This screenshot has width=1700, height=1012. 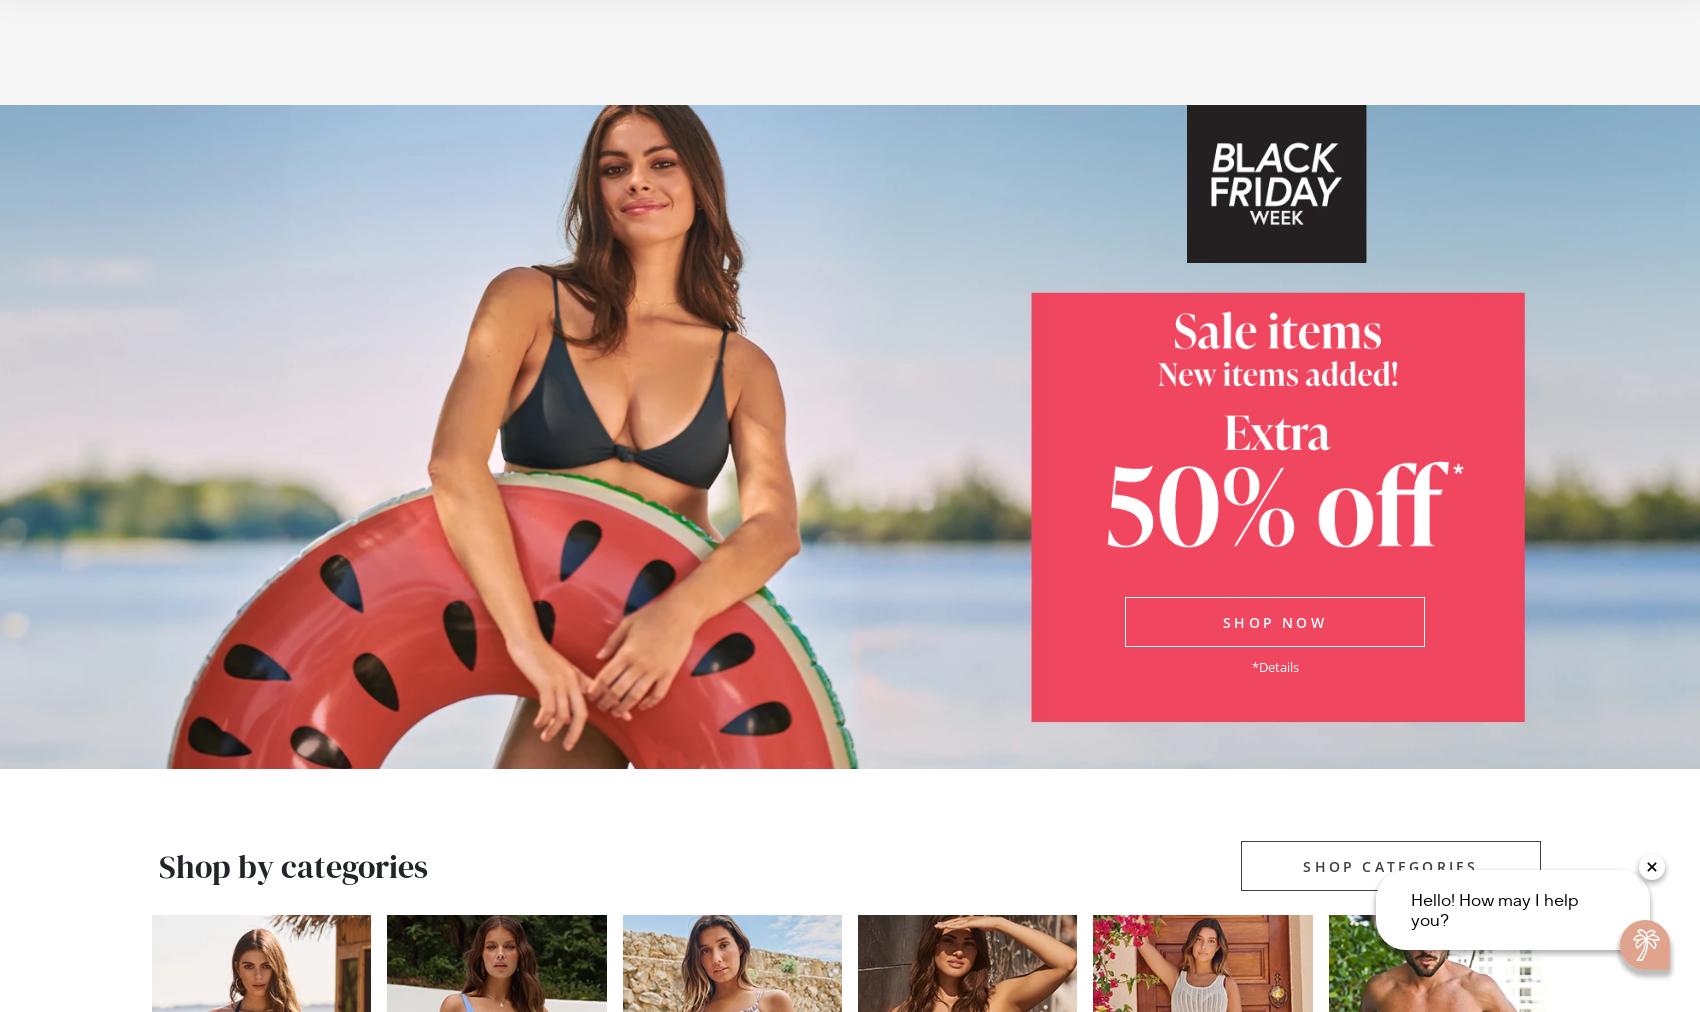 What do you see at coordinates (1389, 865) in the screenshot?
I see `'SHOP CATEGORIES'` at bounding box center [1389, 865].